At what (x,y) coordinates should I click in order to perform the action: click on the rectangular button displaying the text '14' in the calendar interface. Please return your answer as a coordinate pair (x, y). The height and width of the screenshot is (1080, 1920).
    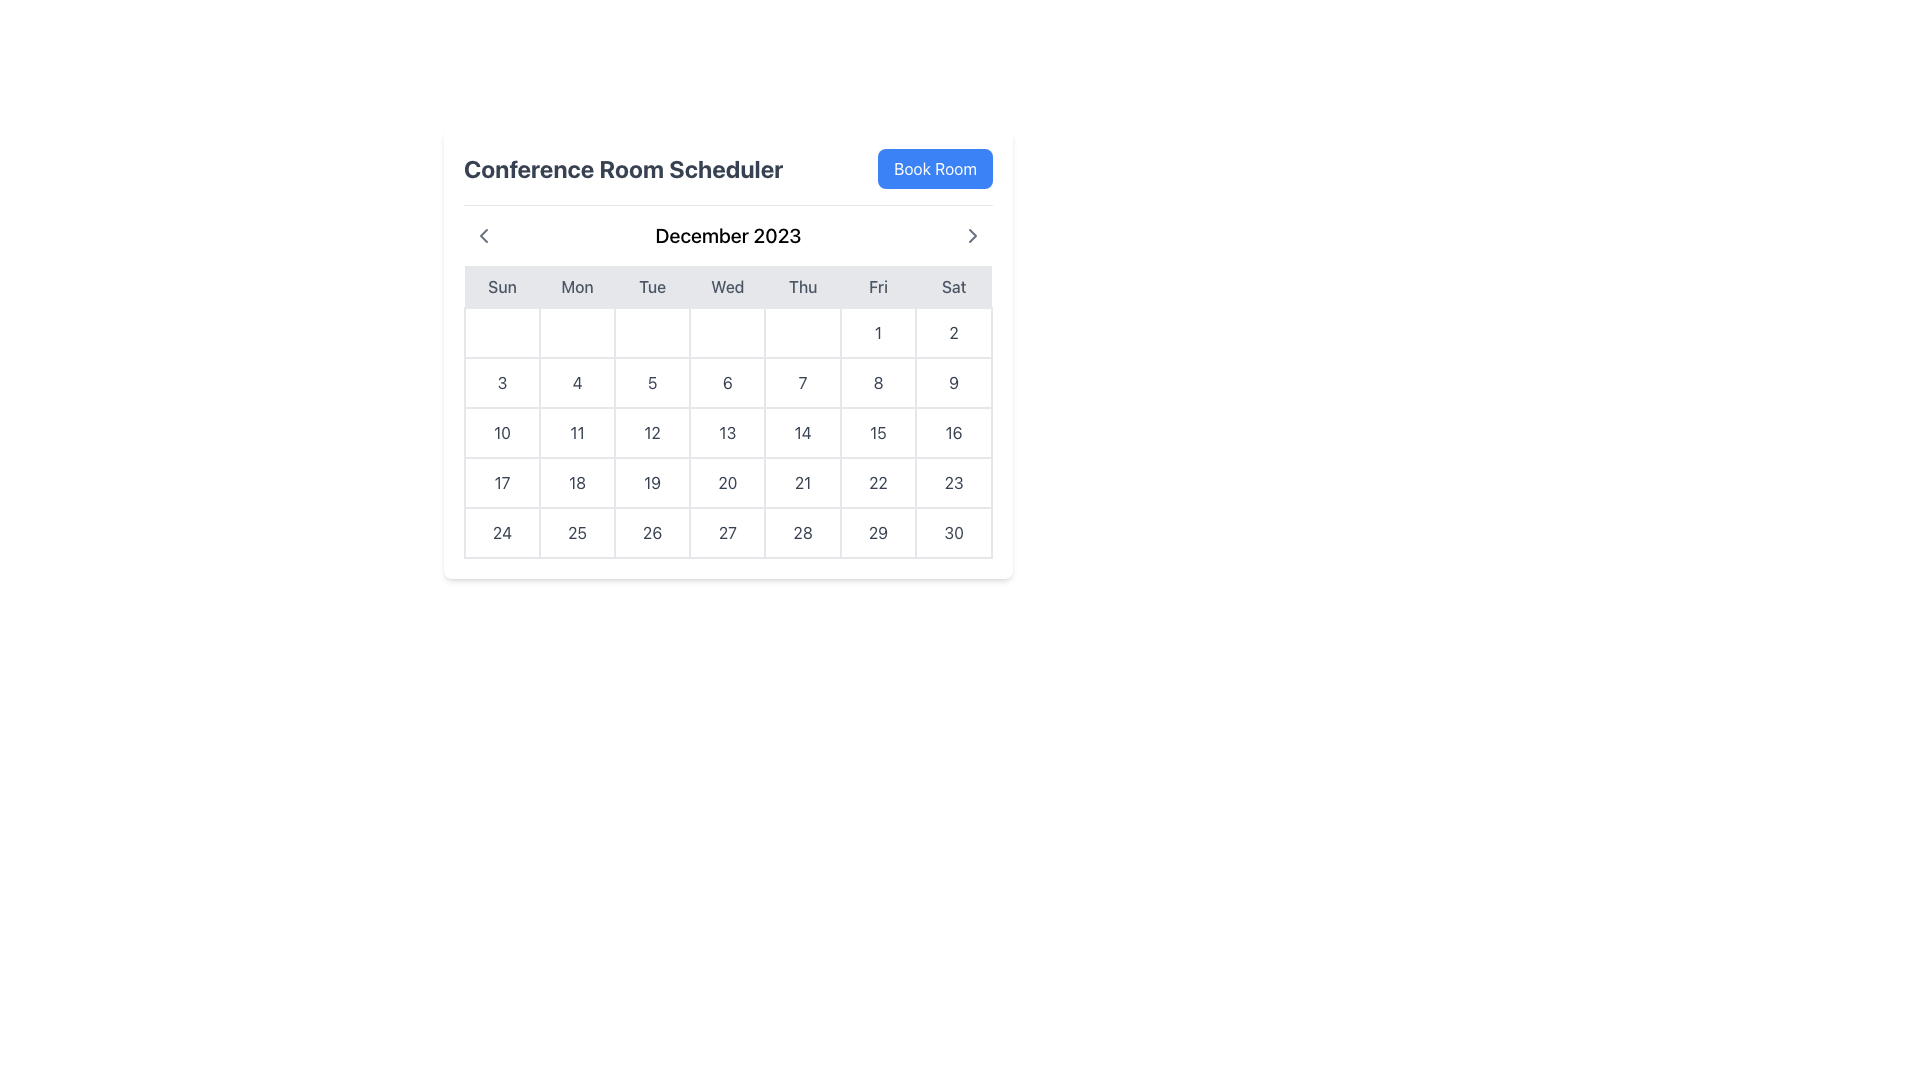
    Looking at the image, I should click on (803, 431).